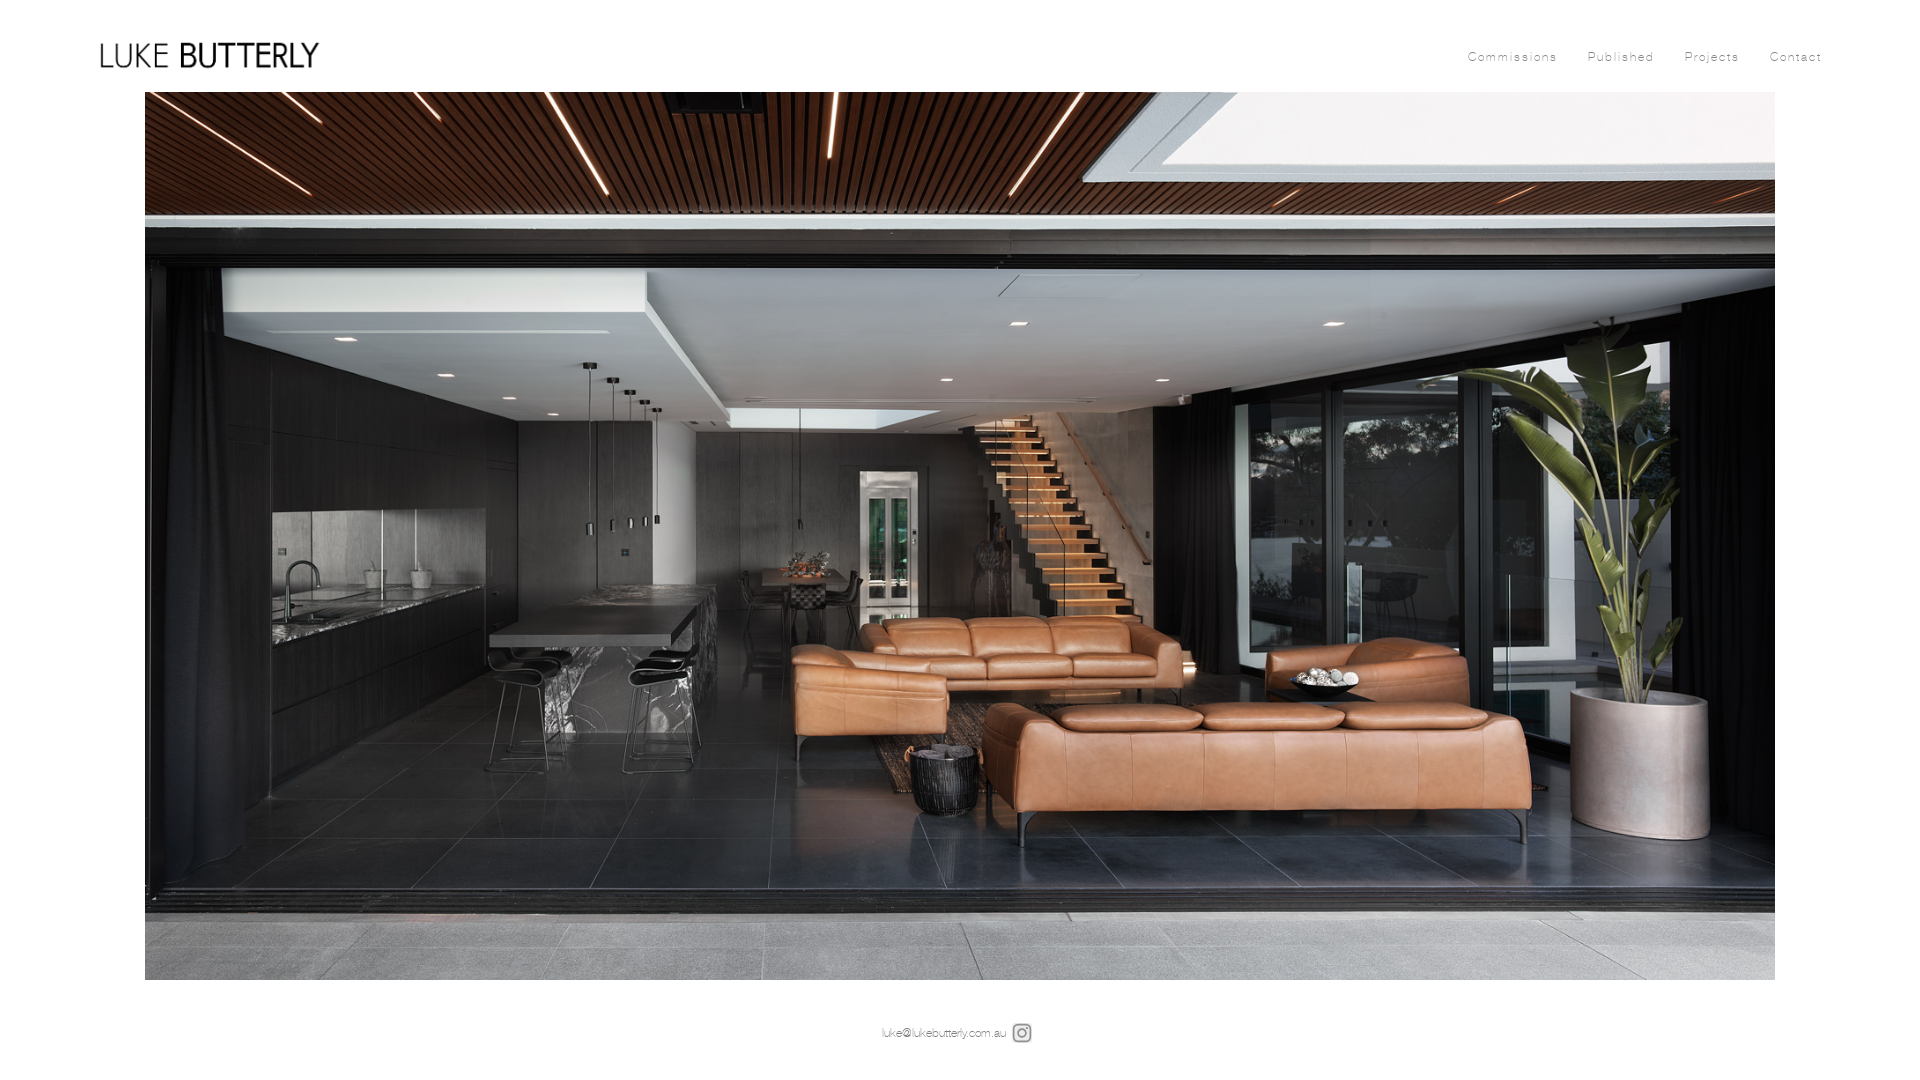  I want to click on 'Contact', so click(1795, 56).